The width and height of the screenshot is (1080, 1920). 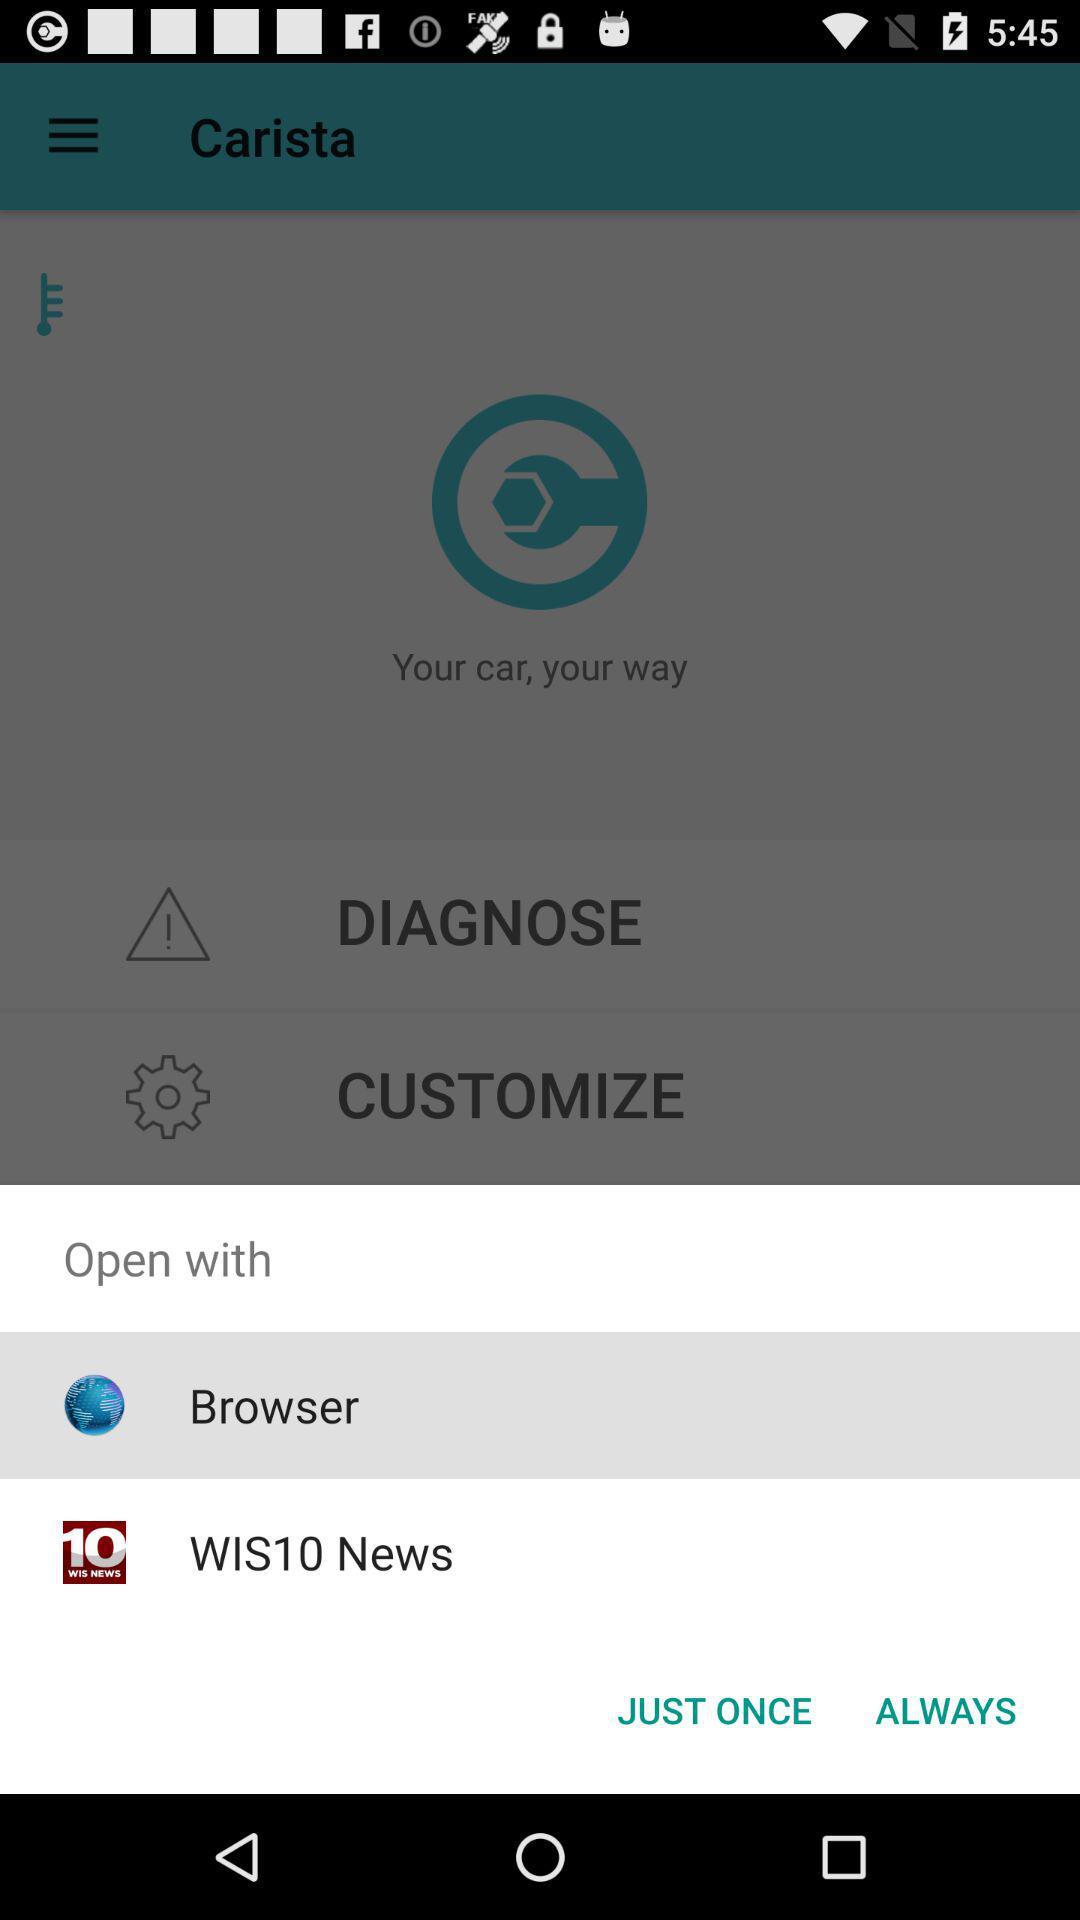 I want to click on the item above wis10 news icon, so click(x=274, y=1404).